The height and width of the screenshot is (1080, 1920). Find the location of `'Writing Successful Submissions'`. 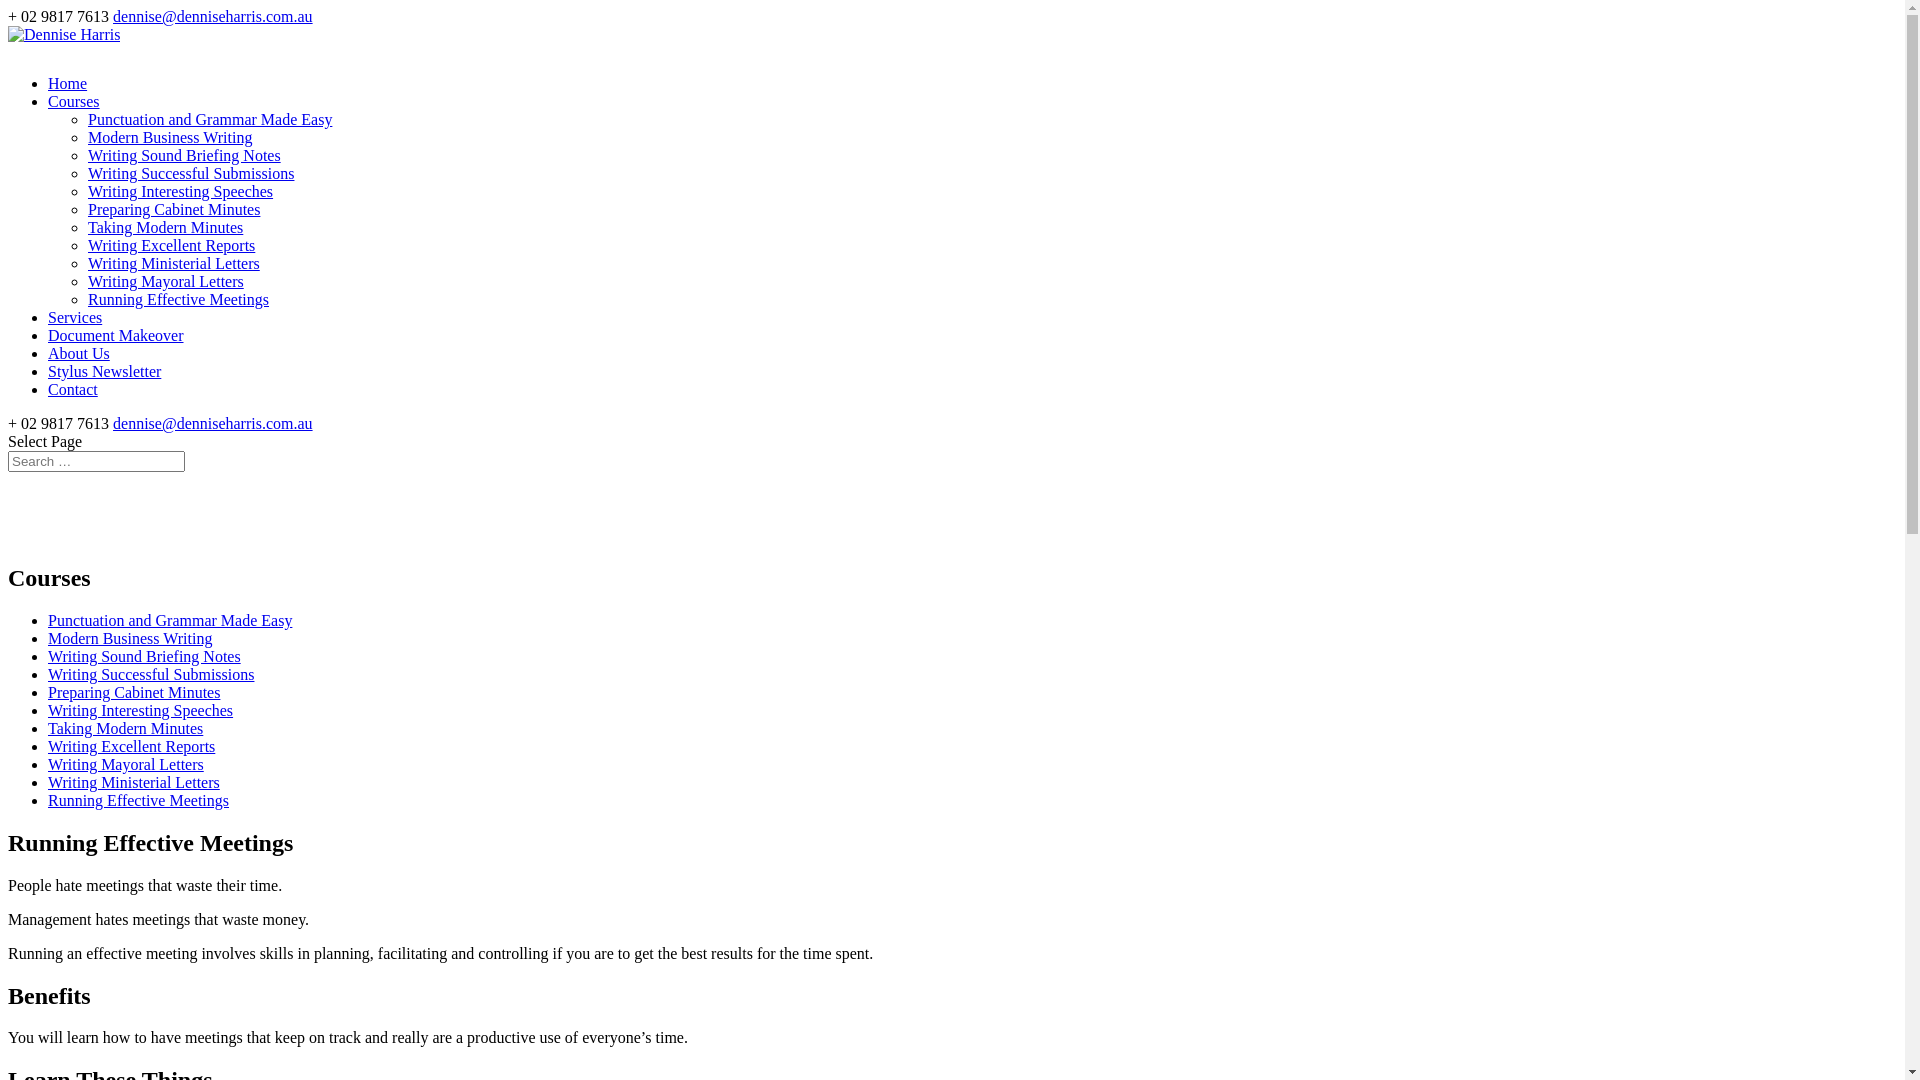

'Writing Successful Submissions' is located at coordinates (191, 172).